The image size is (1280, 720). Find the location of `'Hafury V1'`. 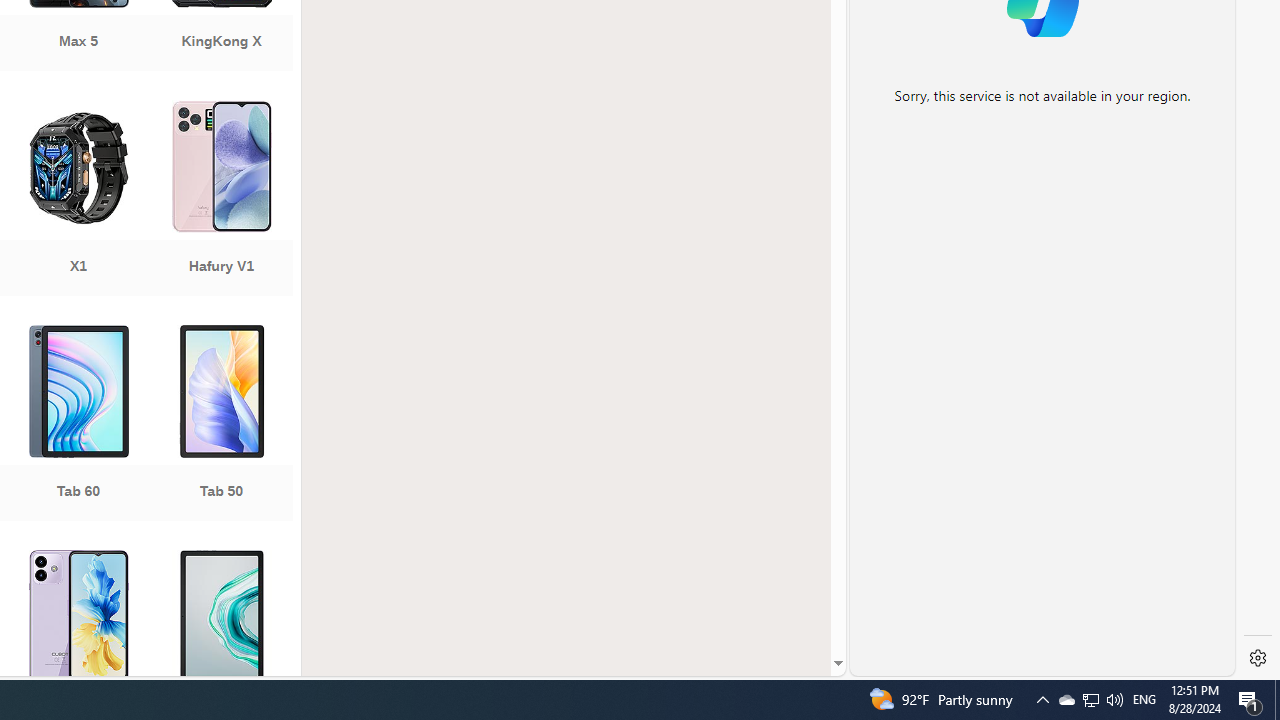

'Hafury V1' is located at coordinates (221, 200).